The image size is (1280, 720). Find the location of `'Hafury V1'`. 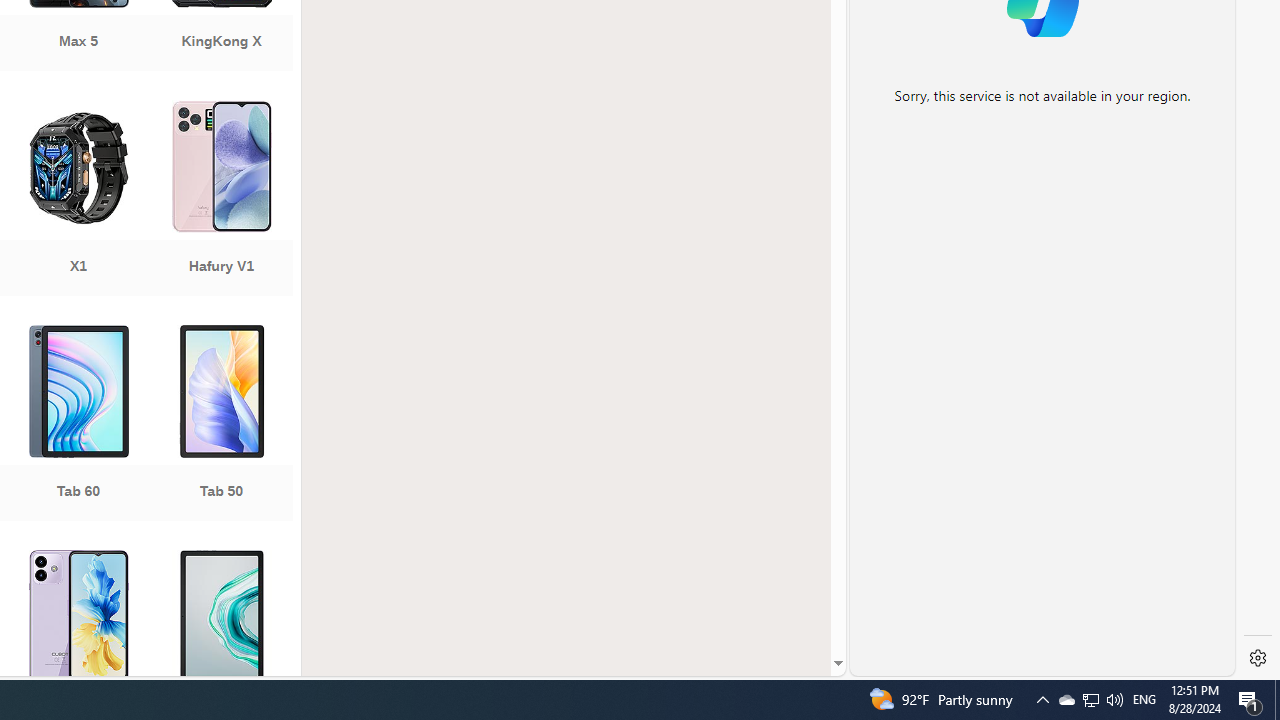

'Hafury V1' is located at coordinates (221, 200).